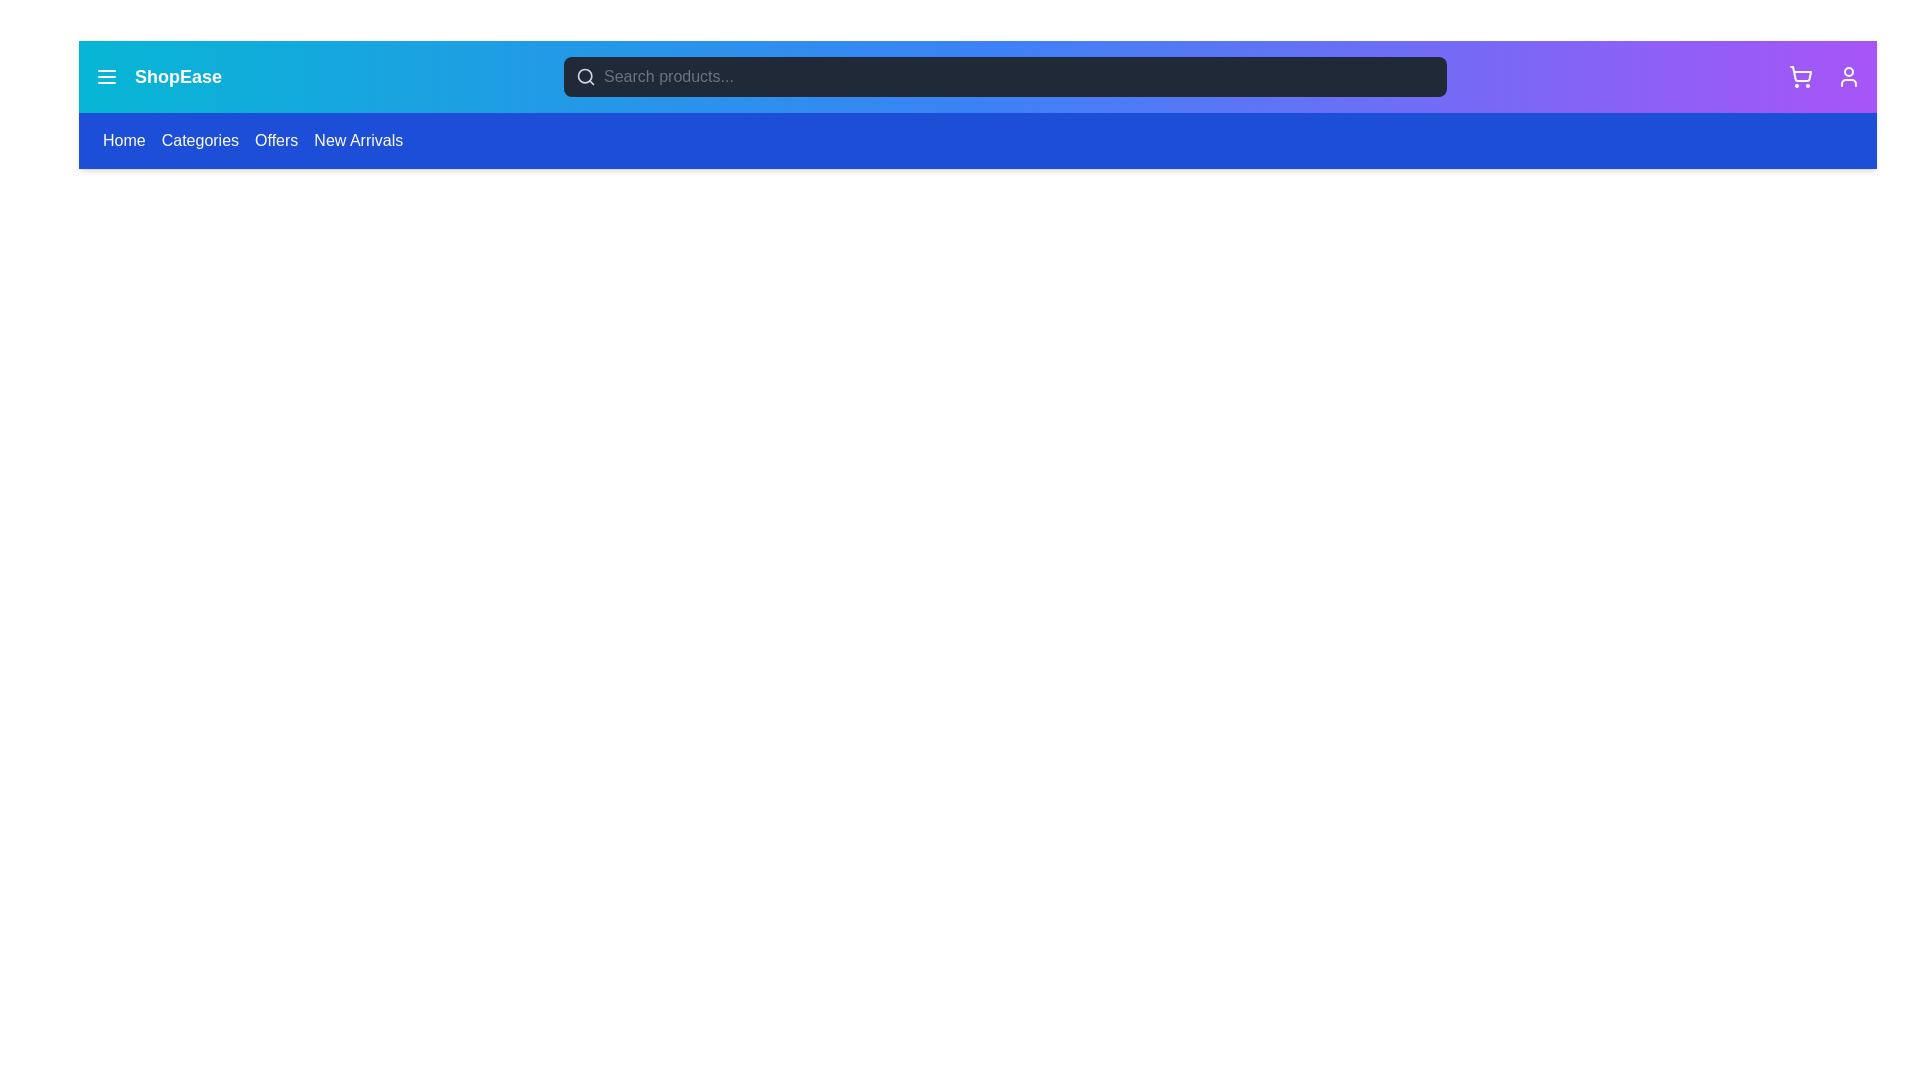 The width and height of the screenshot is (1920, 1080). What do you see at coordinates (200, 140) in the screenshot?
I see `the 'Categories' hyperlink in the navigation bar` at bounding box center [200, 140].